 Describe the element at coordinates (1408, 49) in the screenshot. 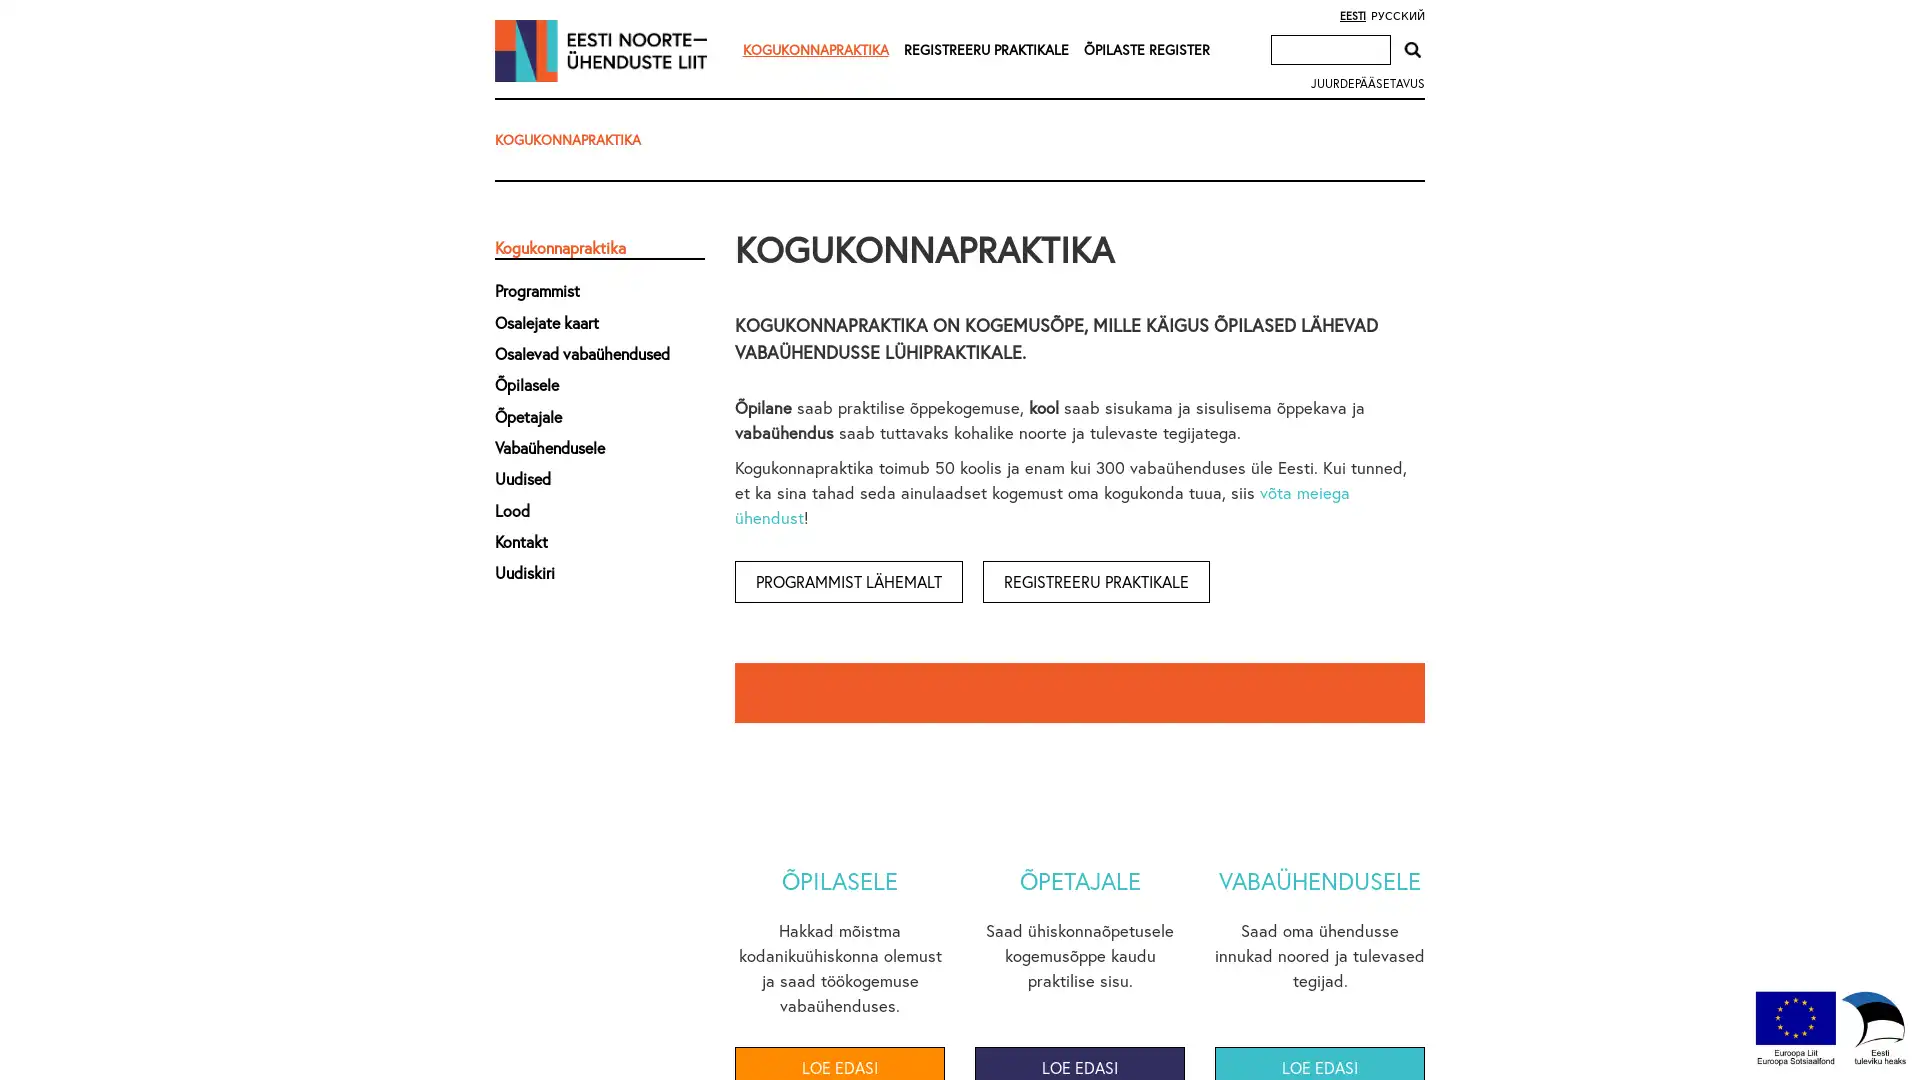

I see `Otsi` at that location.